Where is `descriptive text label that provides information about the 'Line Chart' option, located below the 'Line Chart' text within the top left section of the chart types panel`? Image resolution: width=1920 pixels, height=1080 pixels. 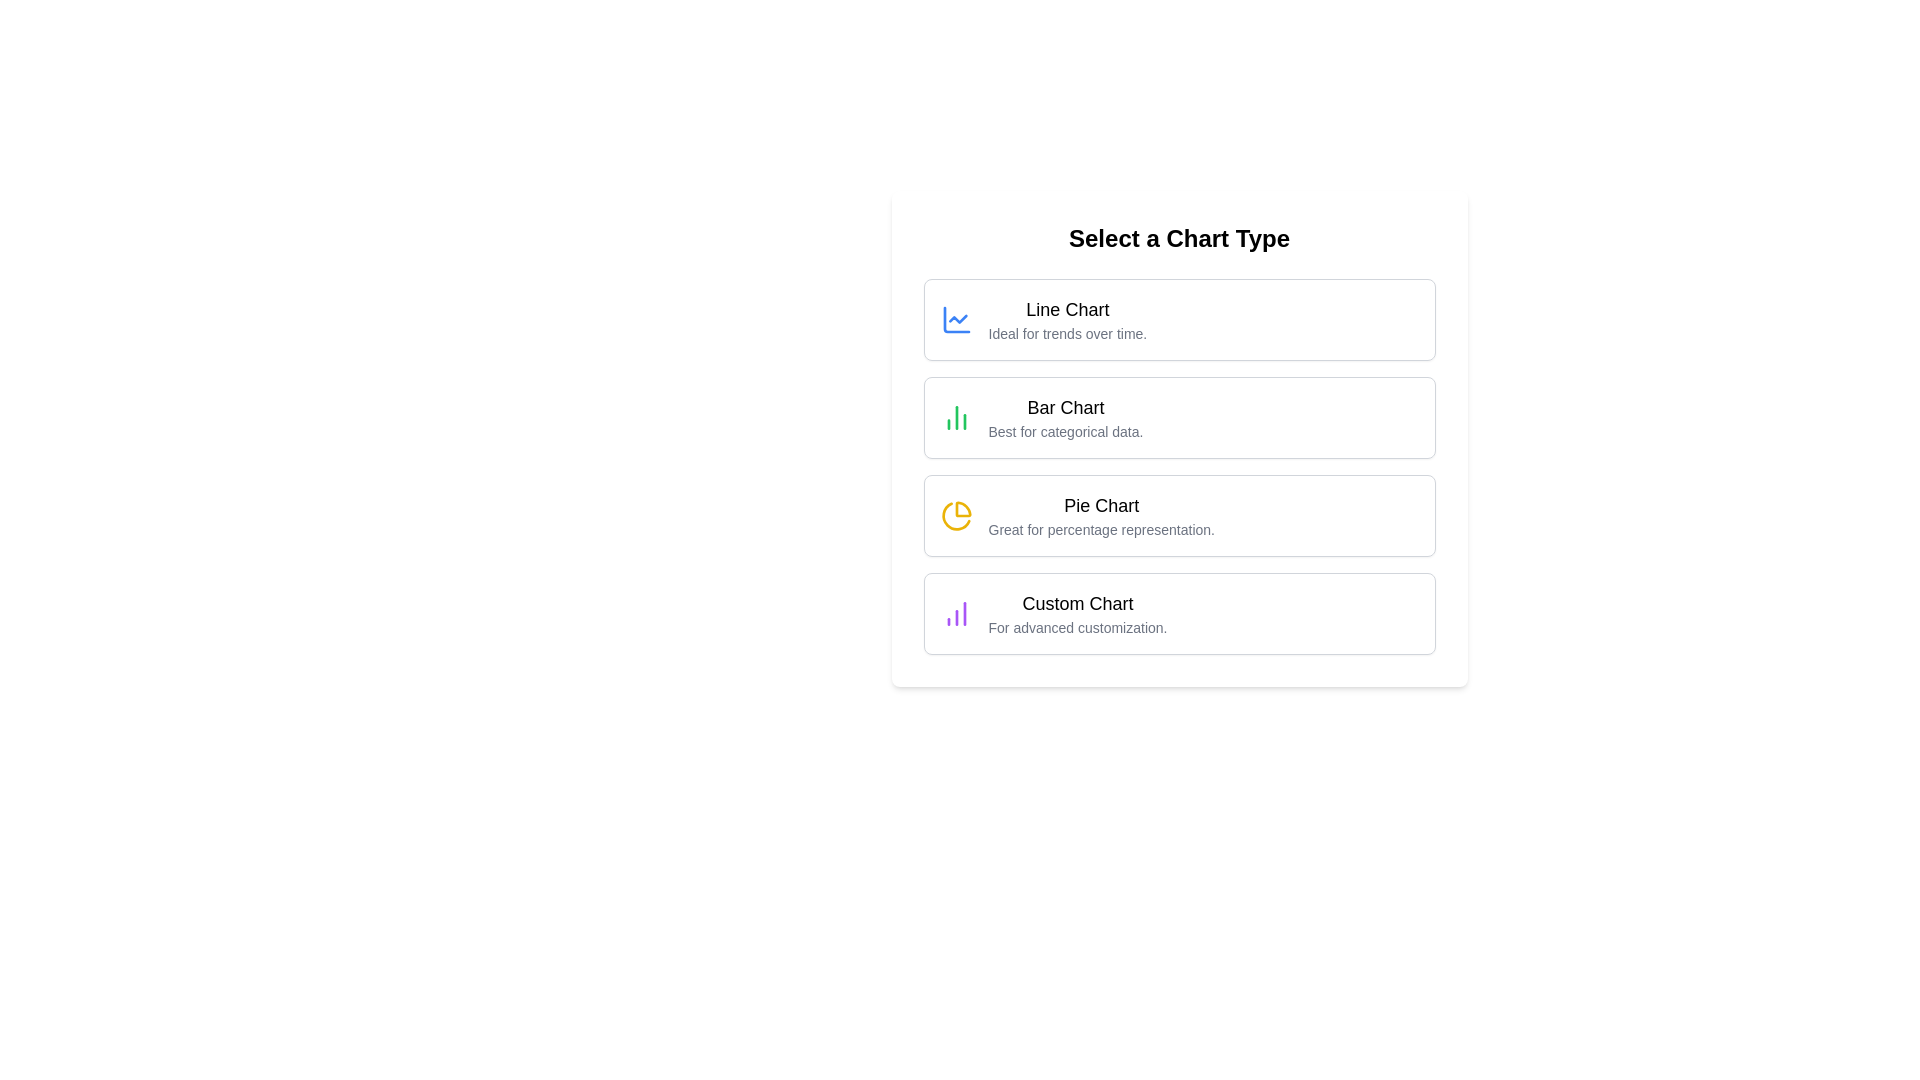 descriptive text label that provides information about the 'Line Chart' option, located below the 'Line Chart' text within the top left section of the chart types panel is located at coordinates (1066, 333).